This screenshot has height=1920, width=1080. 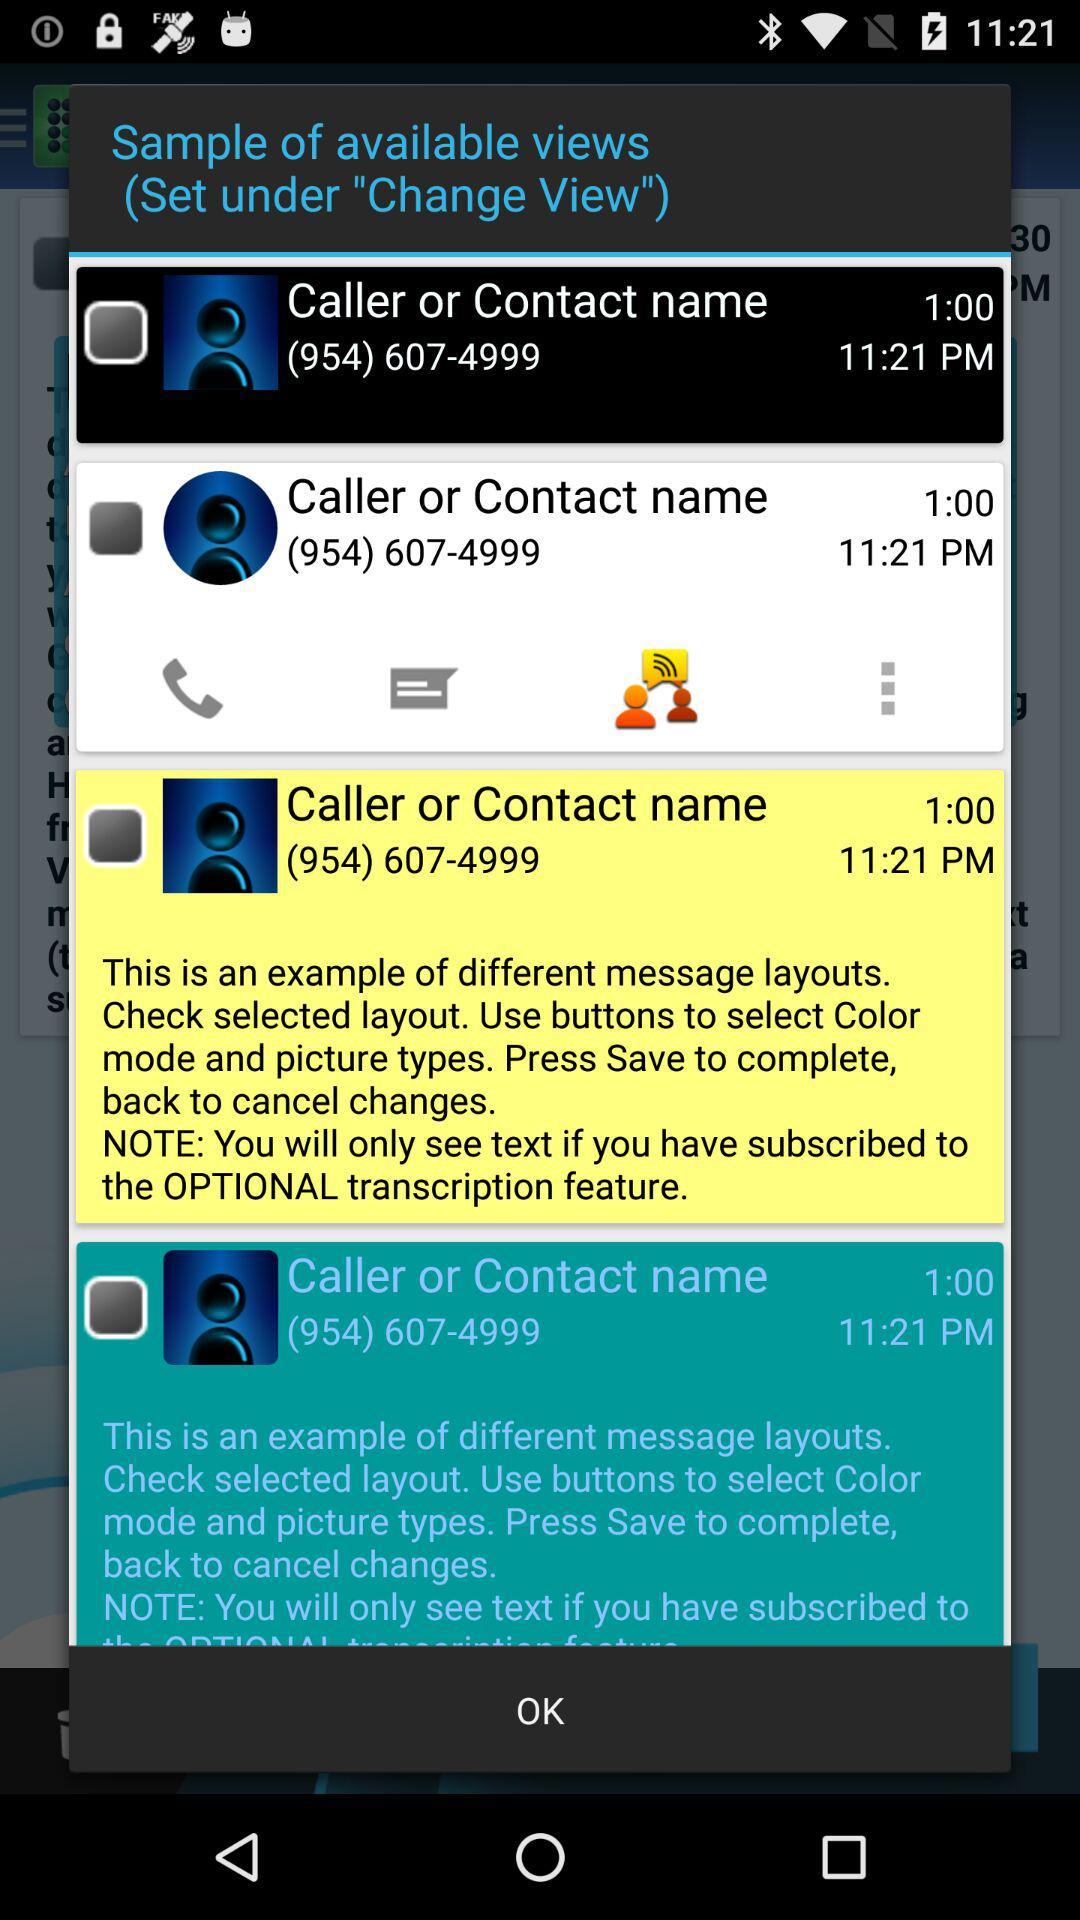 What do you see at coordinates (423, 688) in the screenshot?
I see `item below the (954) 607-4999 app` at bounding box center [423, 688].